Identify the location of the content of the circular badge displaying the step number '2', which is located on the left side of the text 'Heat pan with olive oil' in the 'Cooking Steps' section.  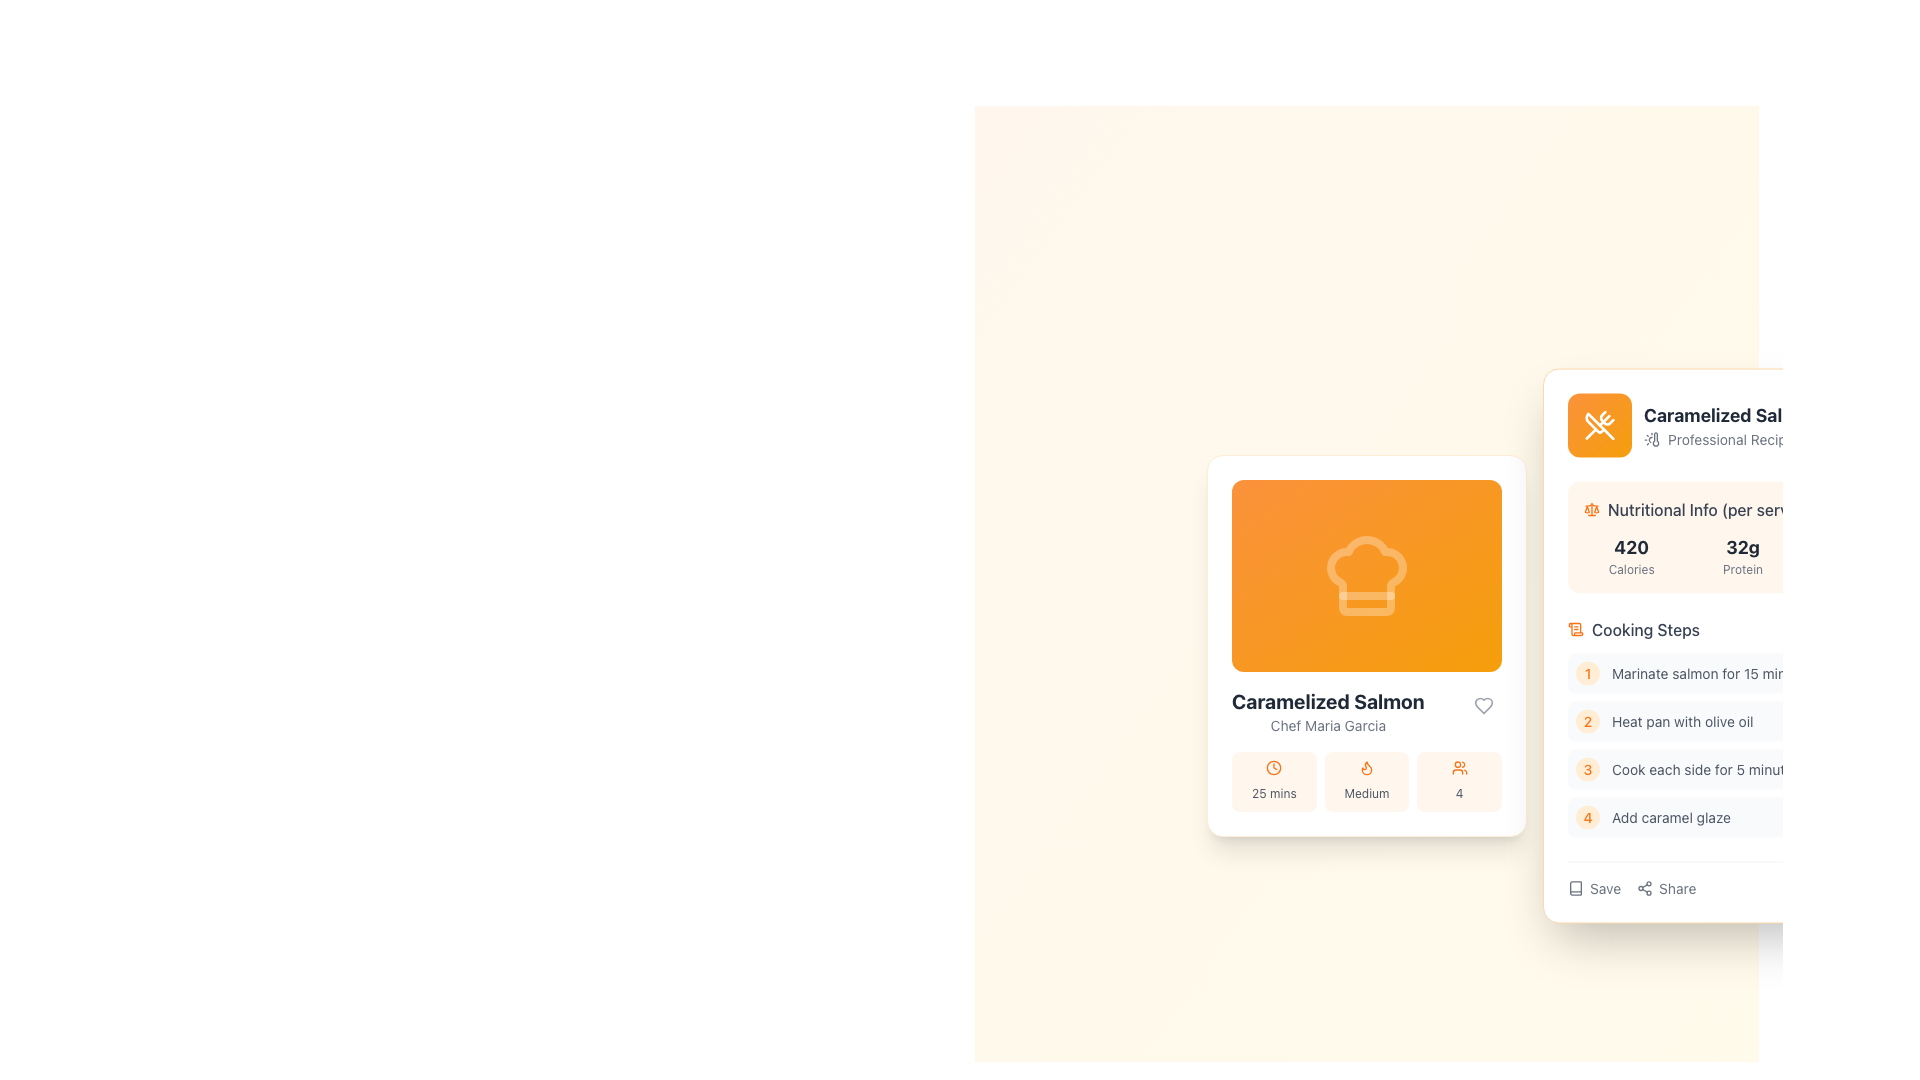
(1587, 721).